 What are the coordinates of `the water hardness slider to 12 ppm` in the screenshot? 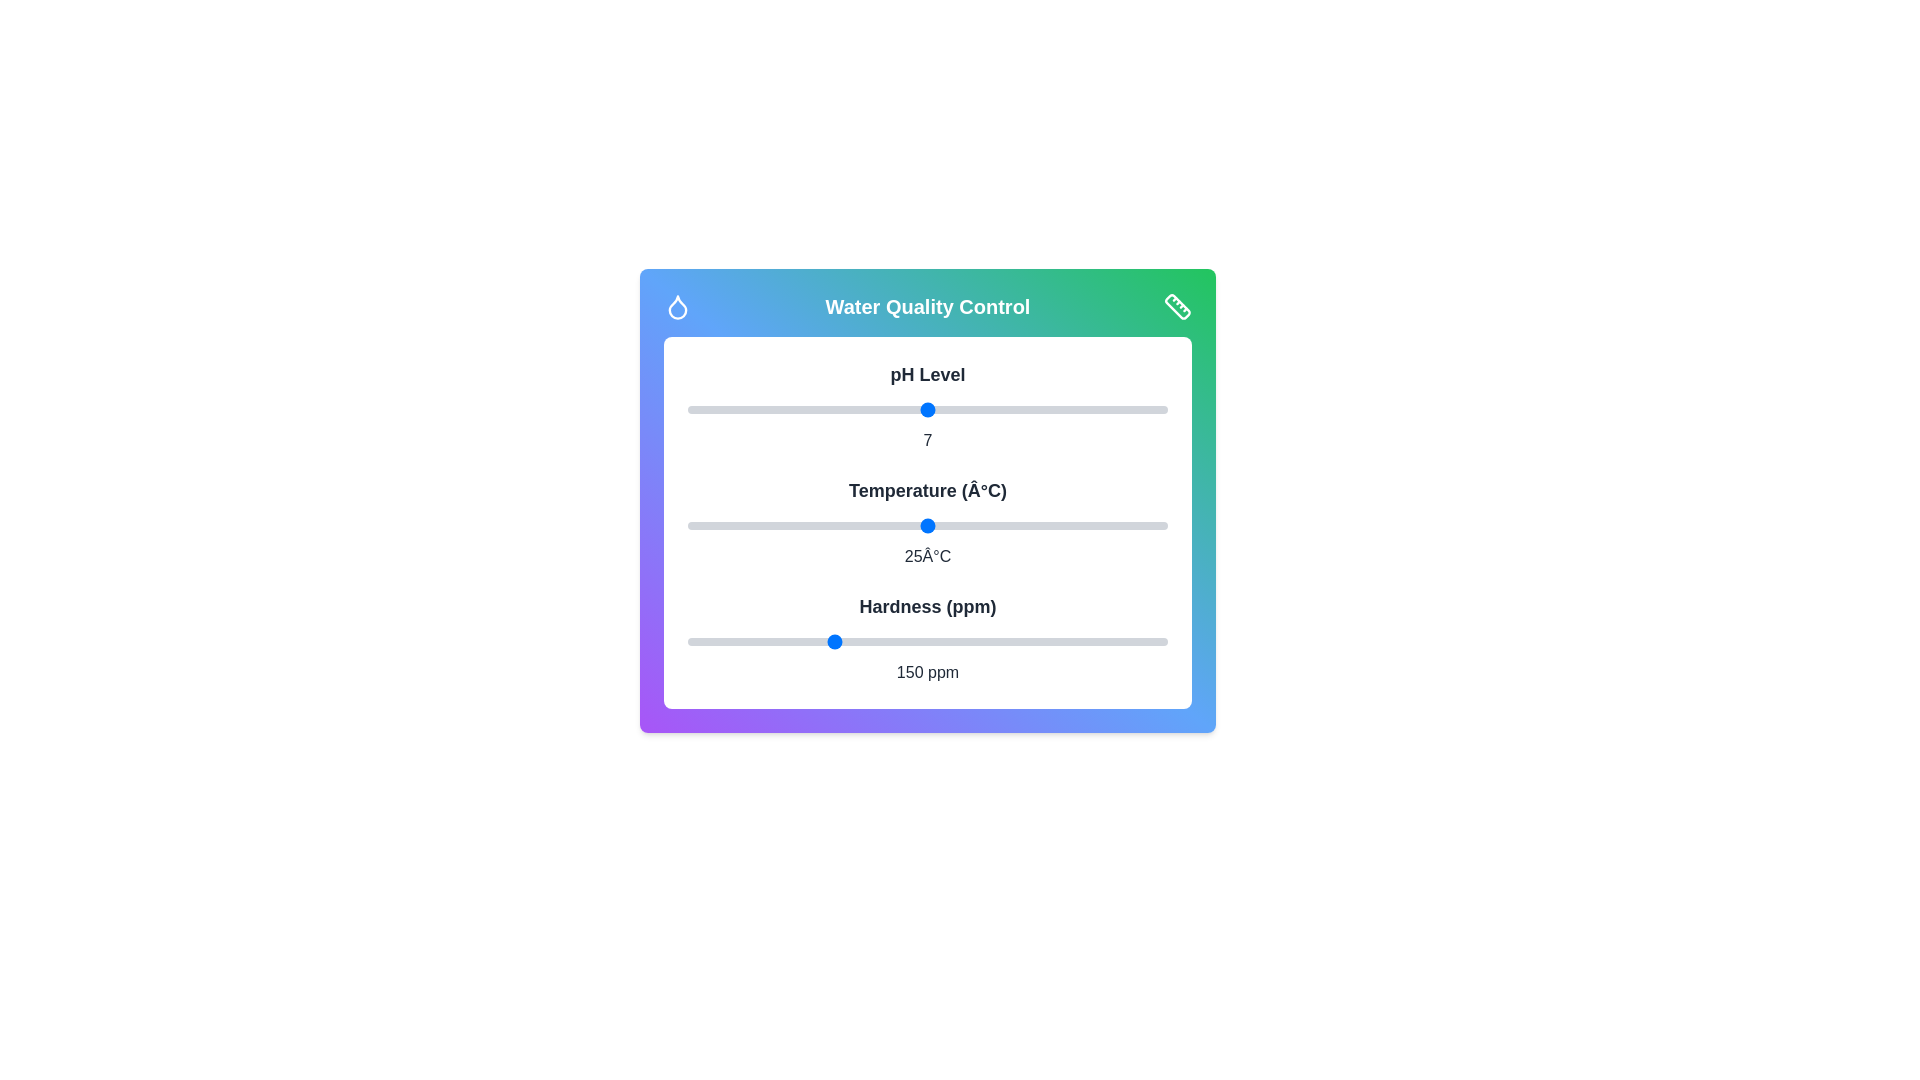 It's located at (699, 641).